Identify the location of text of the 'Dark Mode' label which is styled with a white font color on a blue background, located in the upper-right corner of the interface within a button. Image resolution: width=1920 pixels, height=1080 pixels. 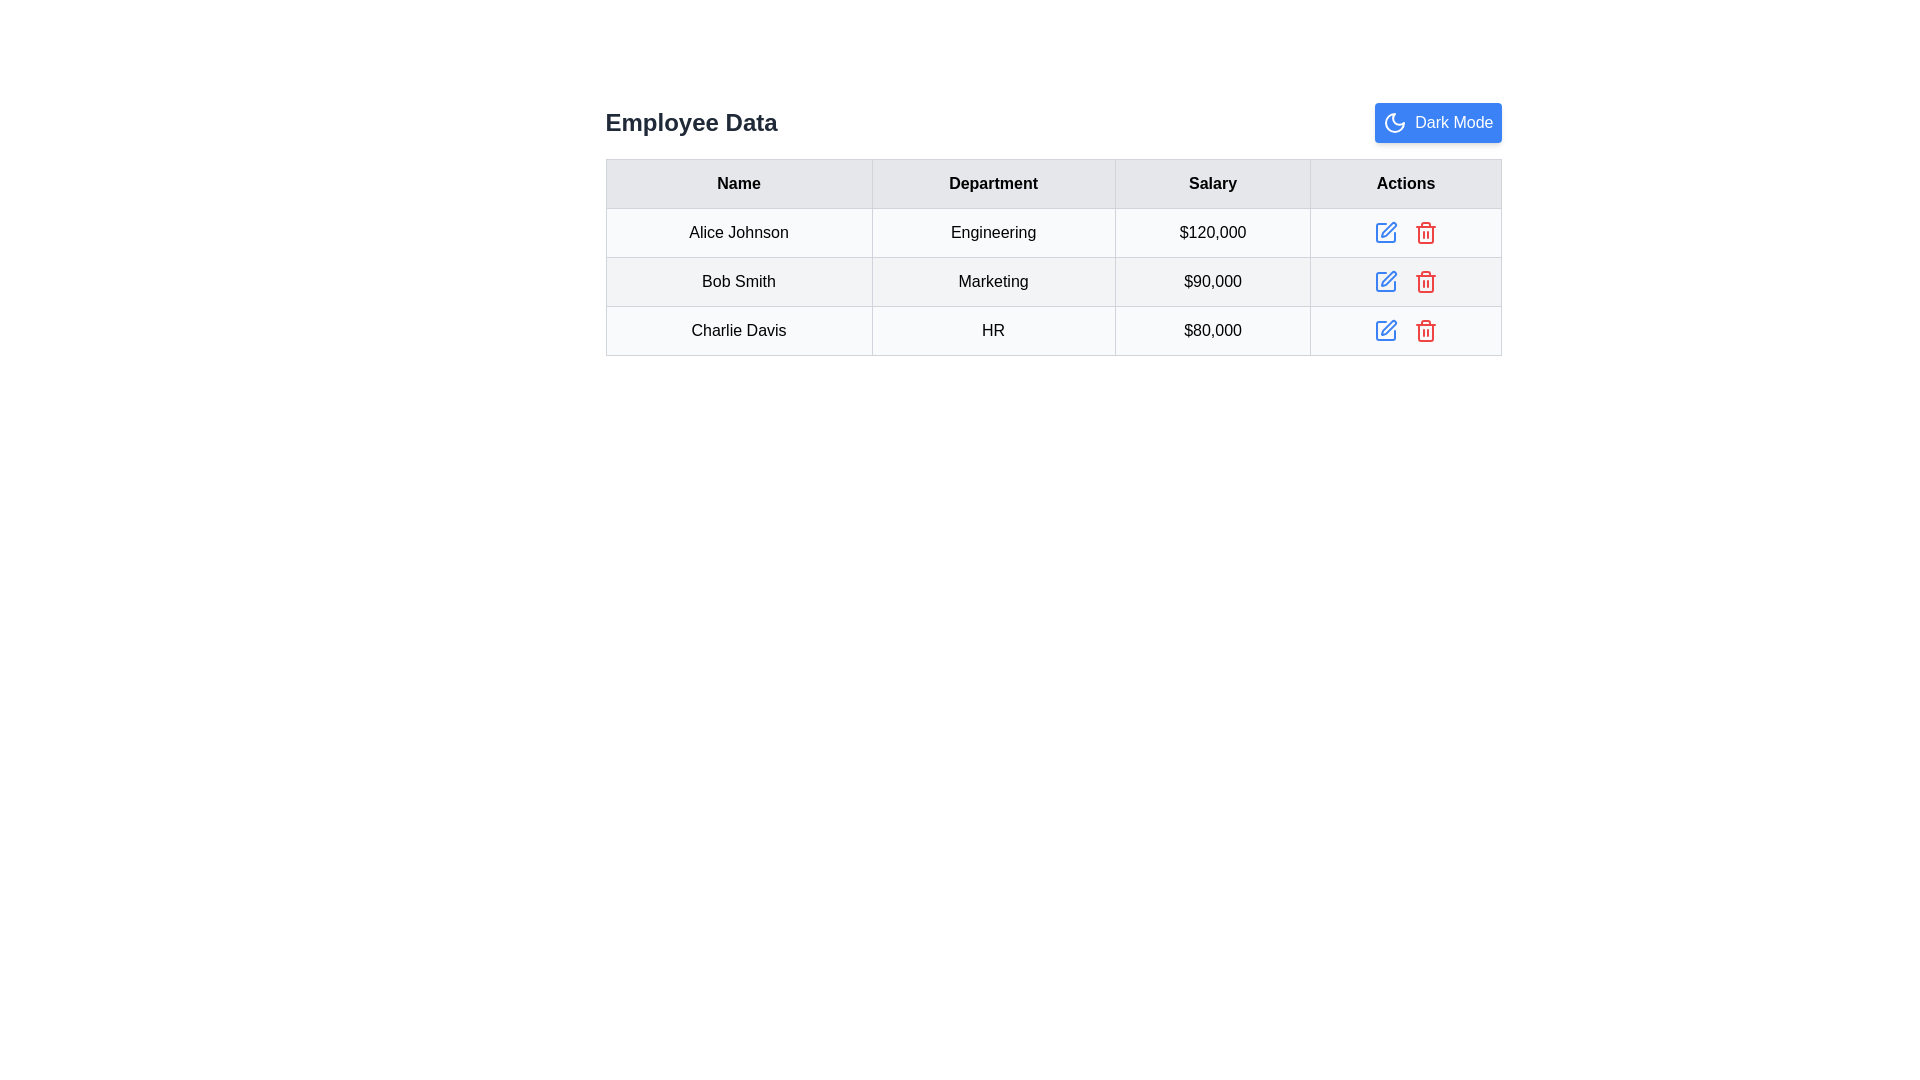
(1454, 123).